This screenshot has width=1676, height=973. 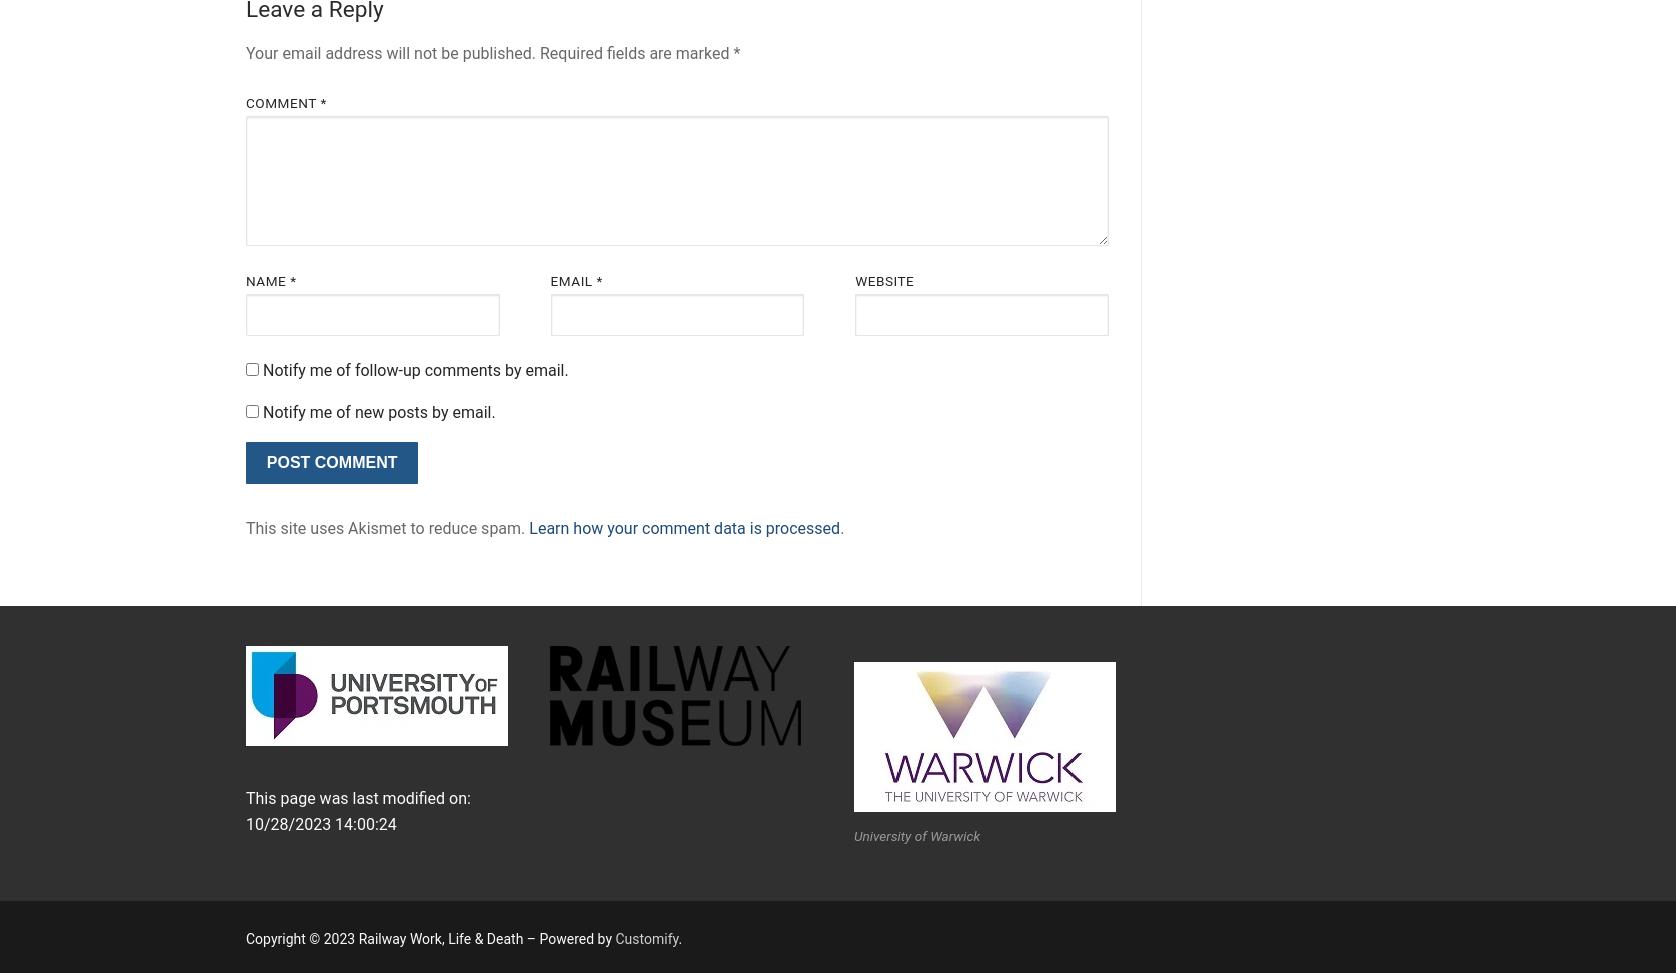 I want to click on 'Notify me of new posts by email.', so click(x=377, y=411).